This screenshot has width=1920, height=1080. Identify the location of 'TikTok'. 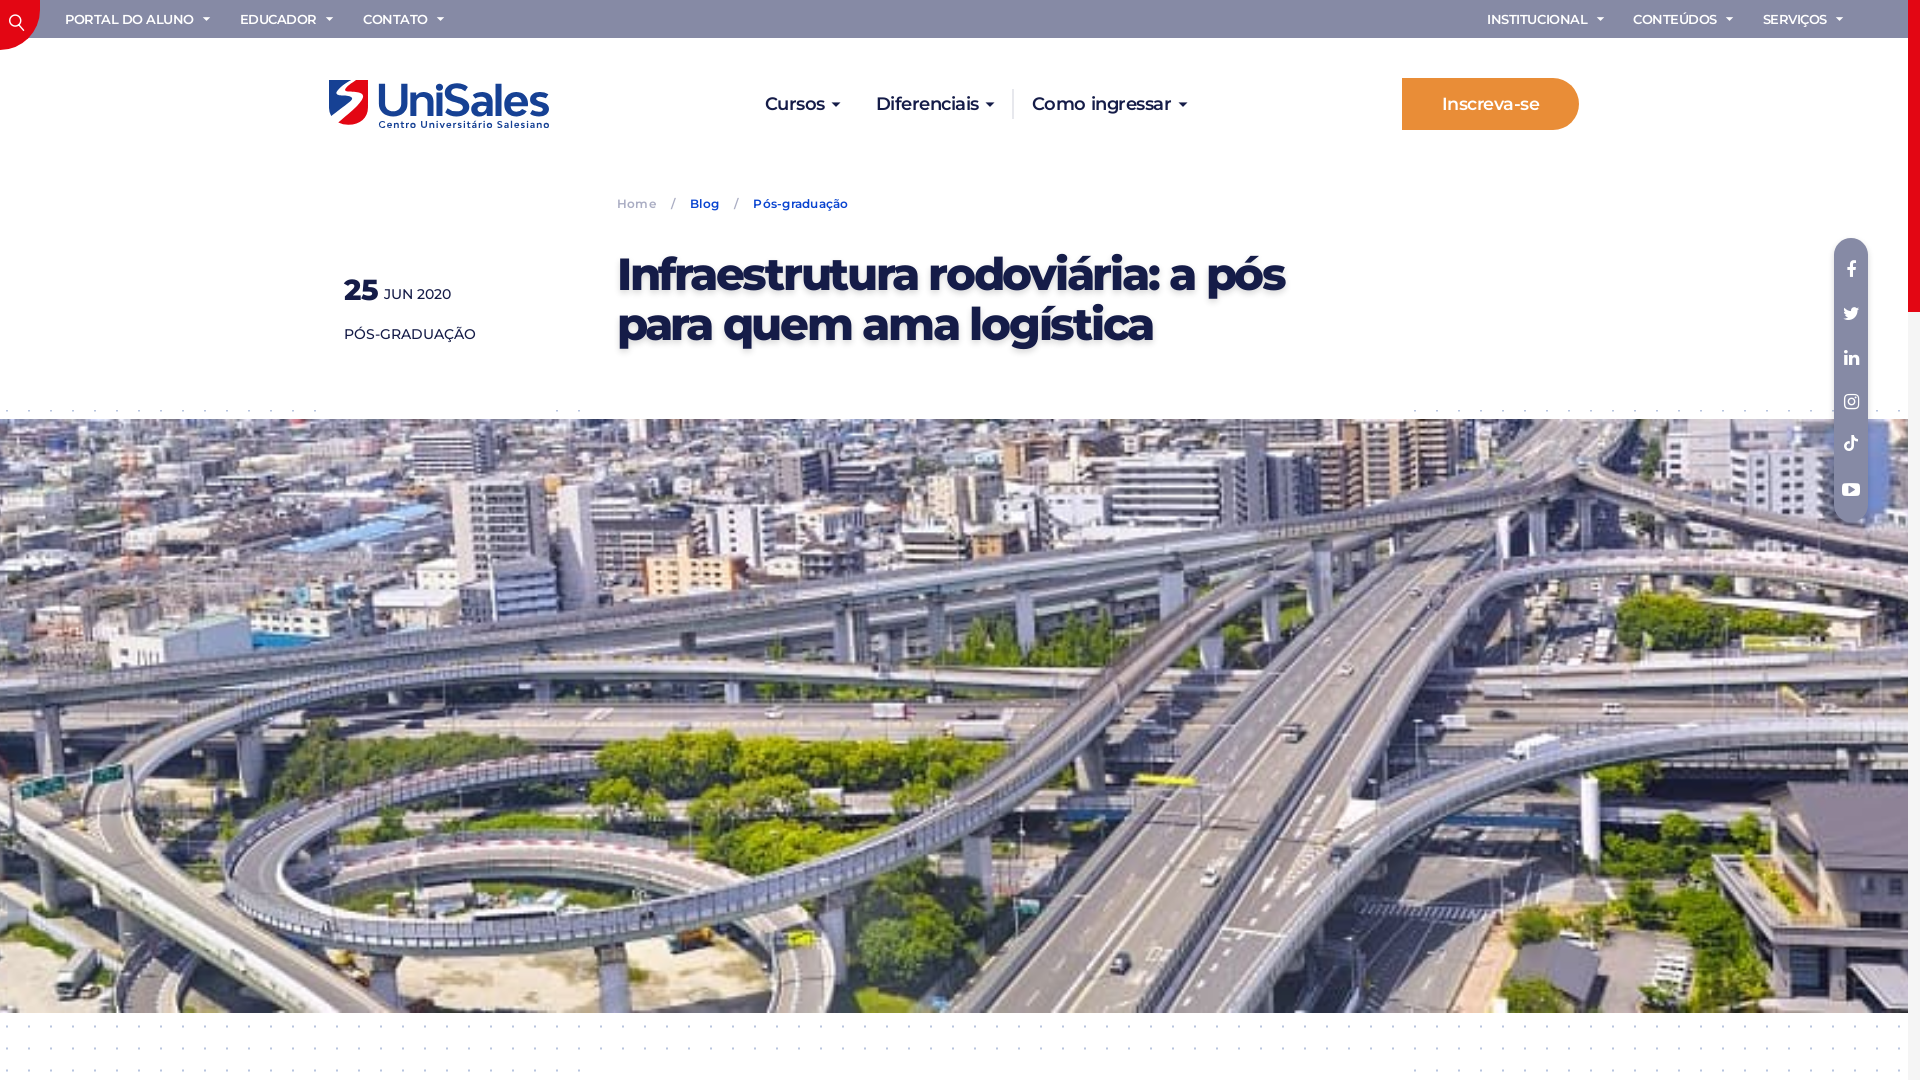
(1833, 445).